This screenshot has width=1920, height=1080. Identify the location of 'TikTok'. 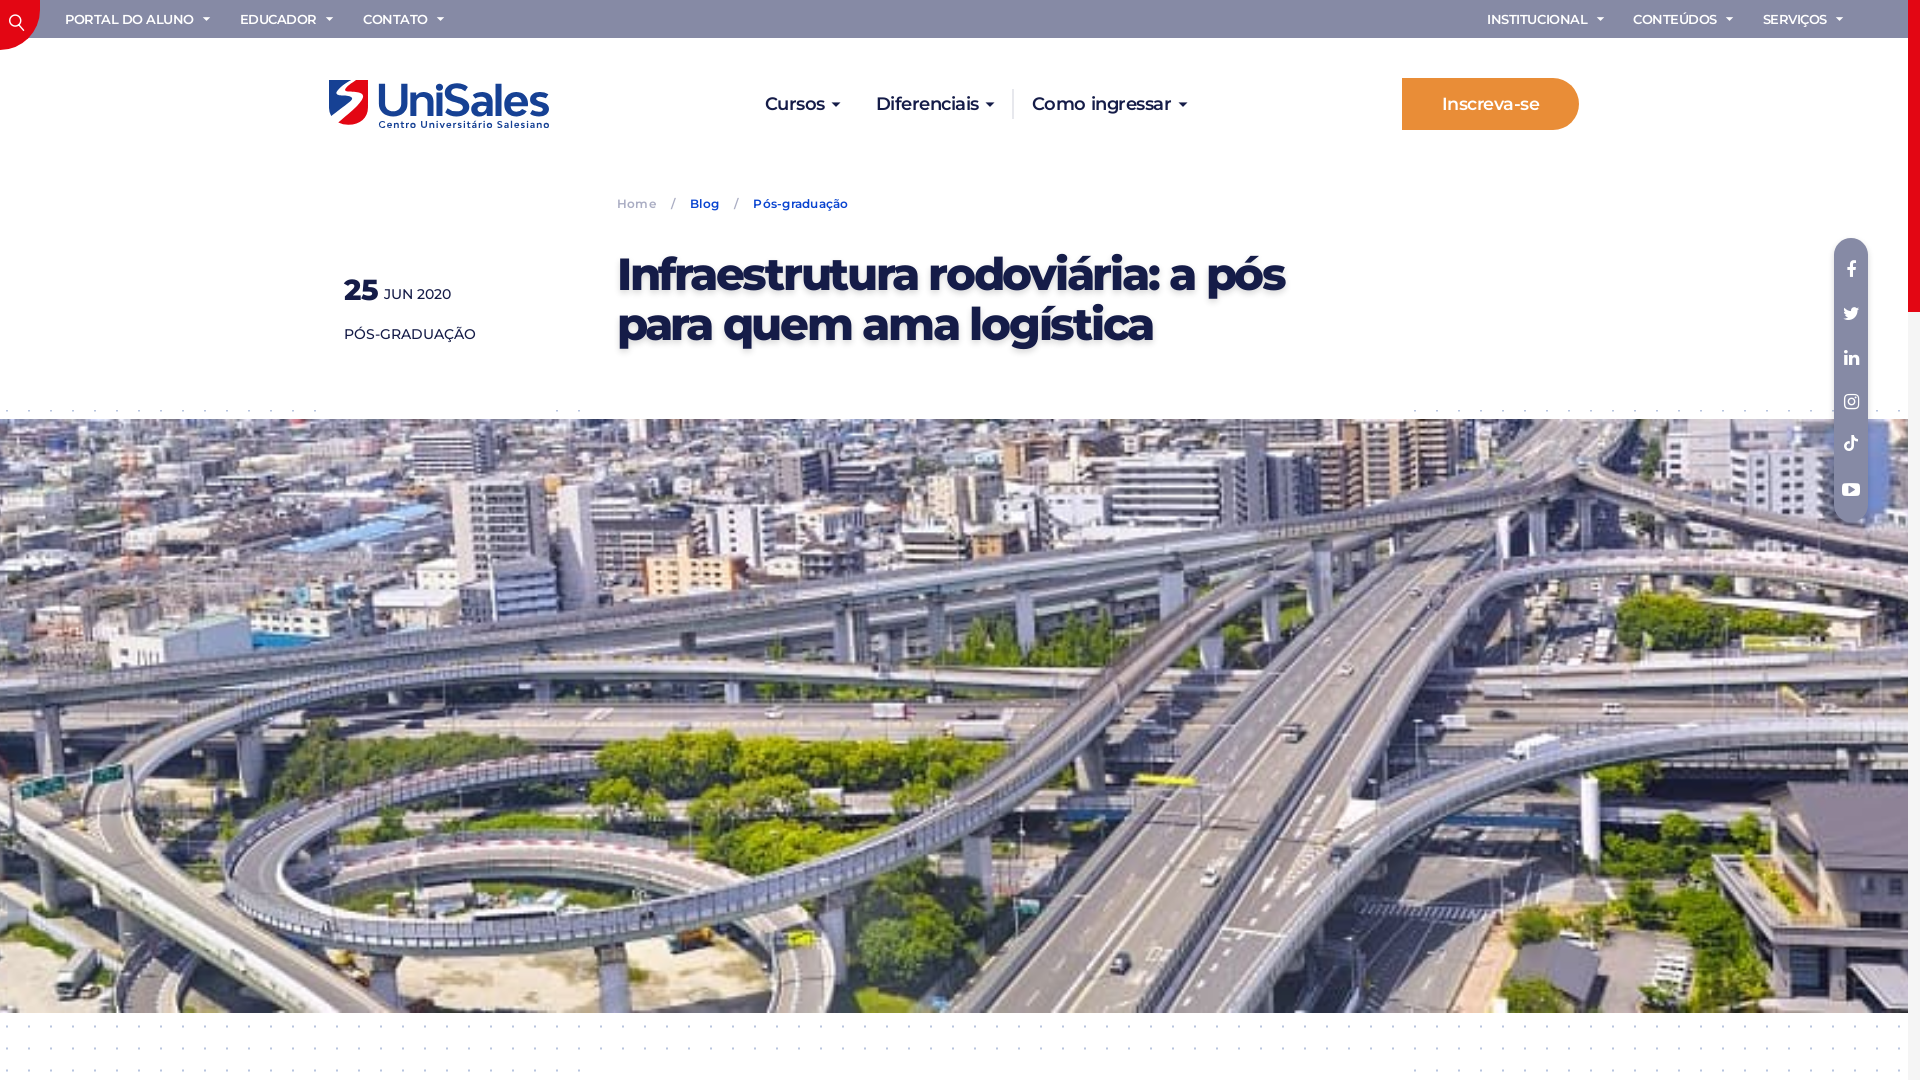
(1833, 445).